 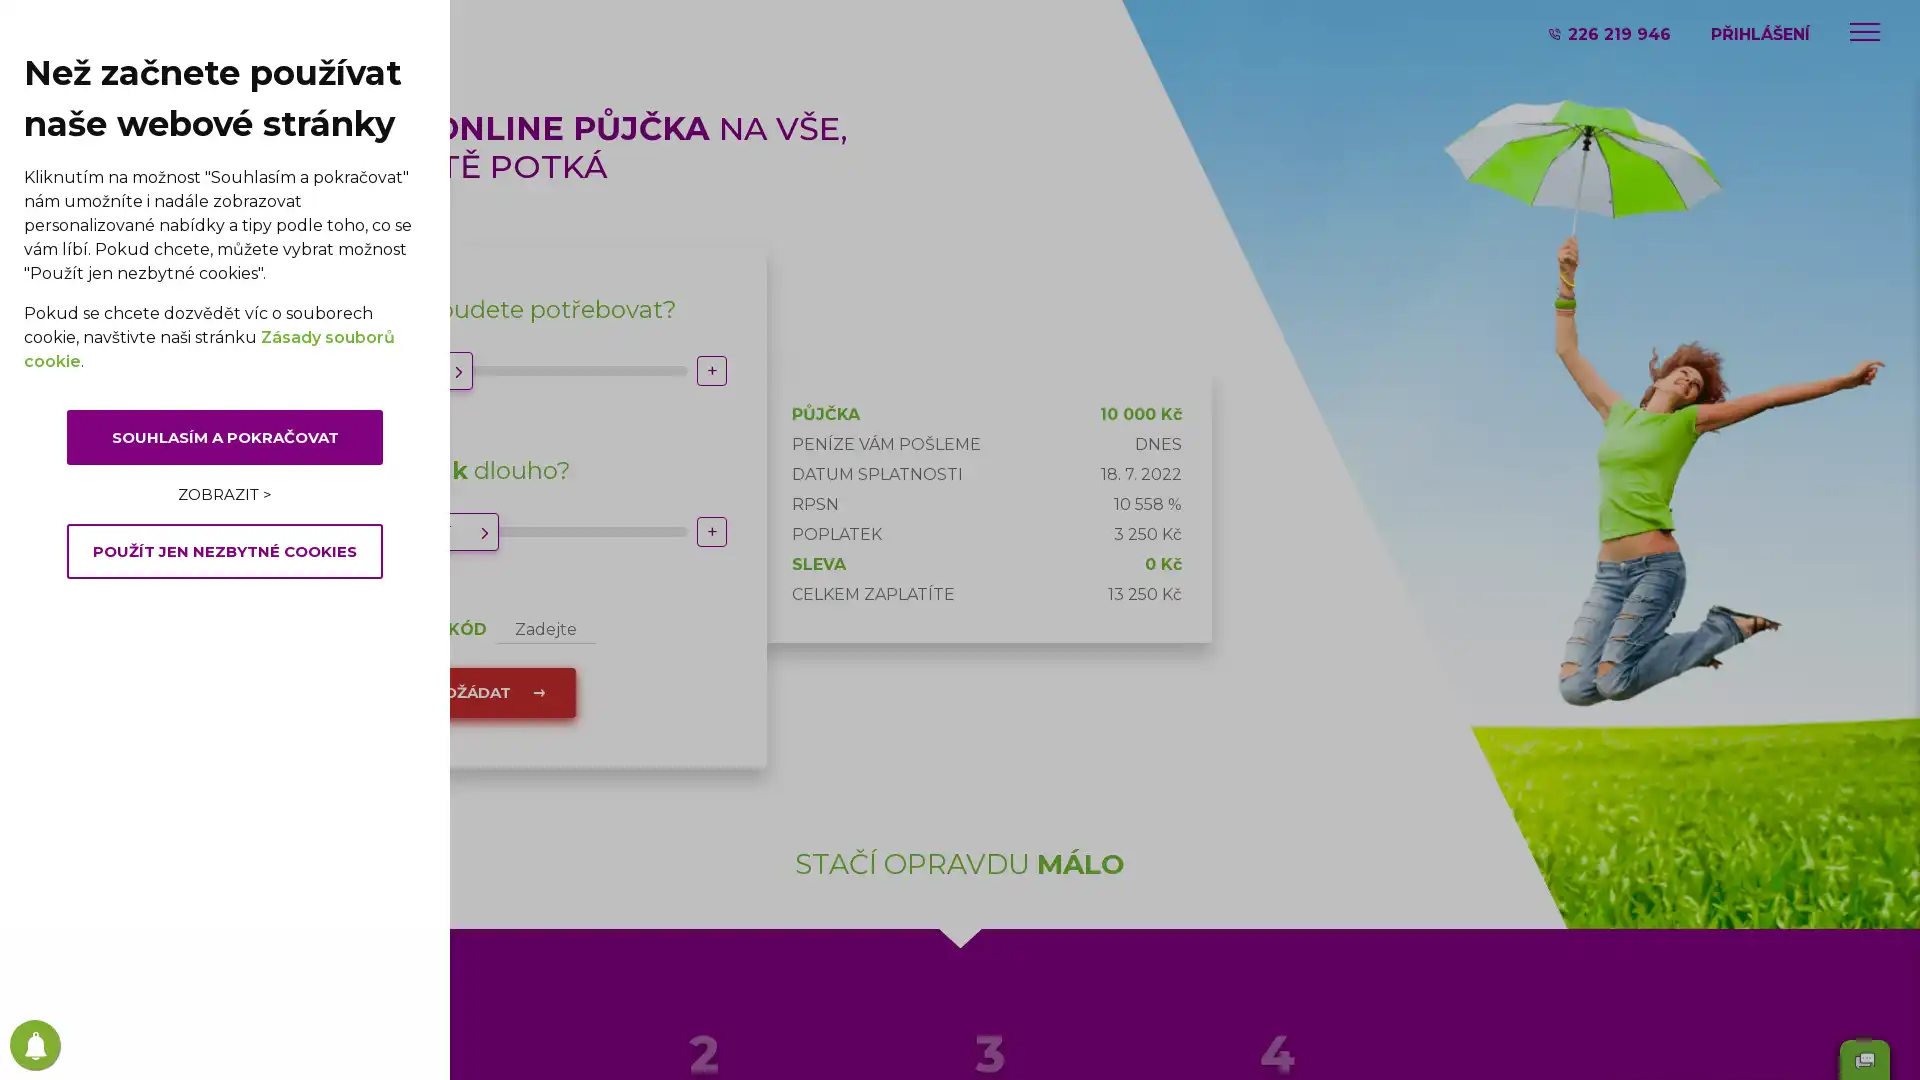 What do you see at coordinates (225, 436) in the screenshot?
I see `SOUHLASIM A POKRACOVAT` at bounding box center [225, 436].